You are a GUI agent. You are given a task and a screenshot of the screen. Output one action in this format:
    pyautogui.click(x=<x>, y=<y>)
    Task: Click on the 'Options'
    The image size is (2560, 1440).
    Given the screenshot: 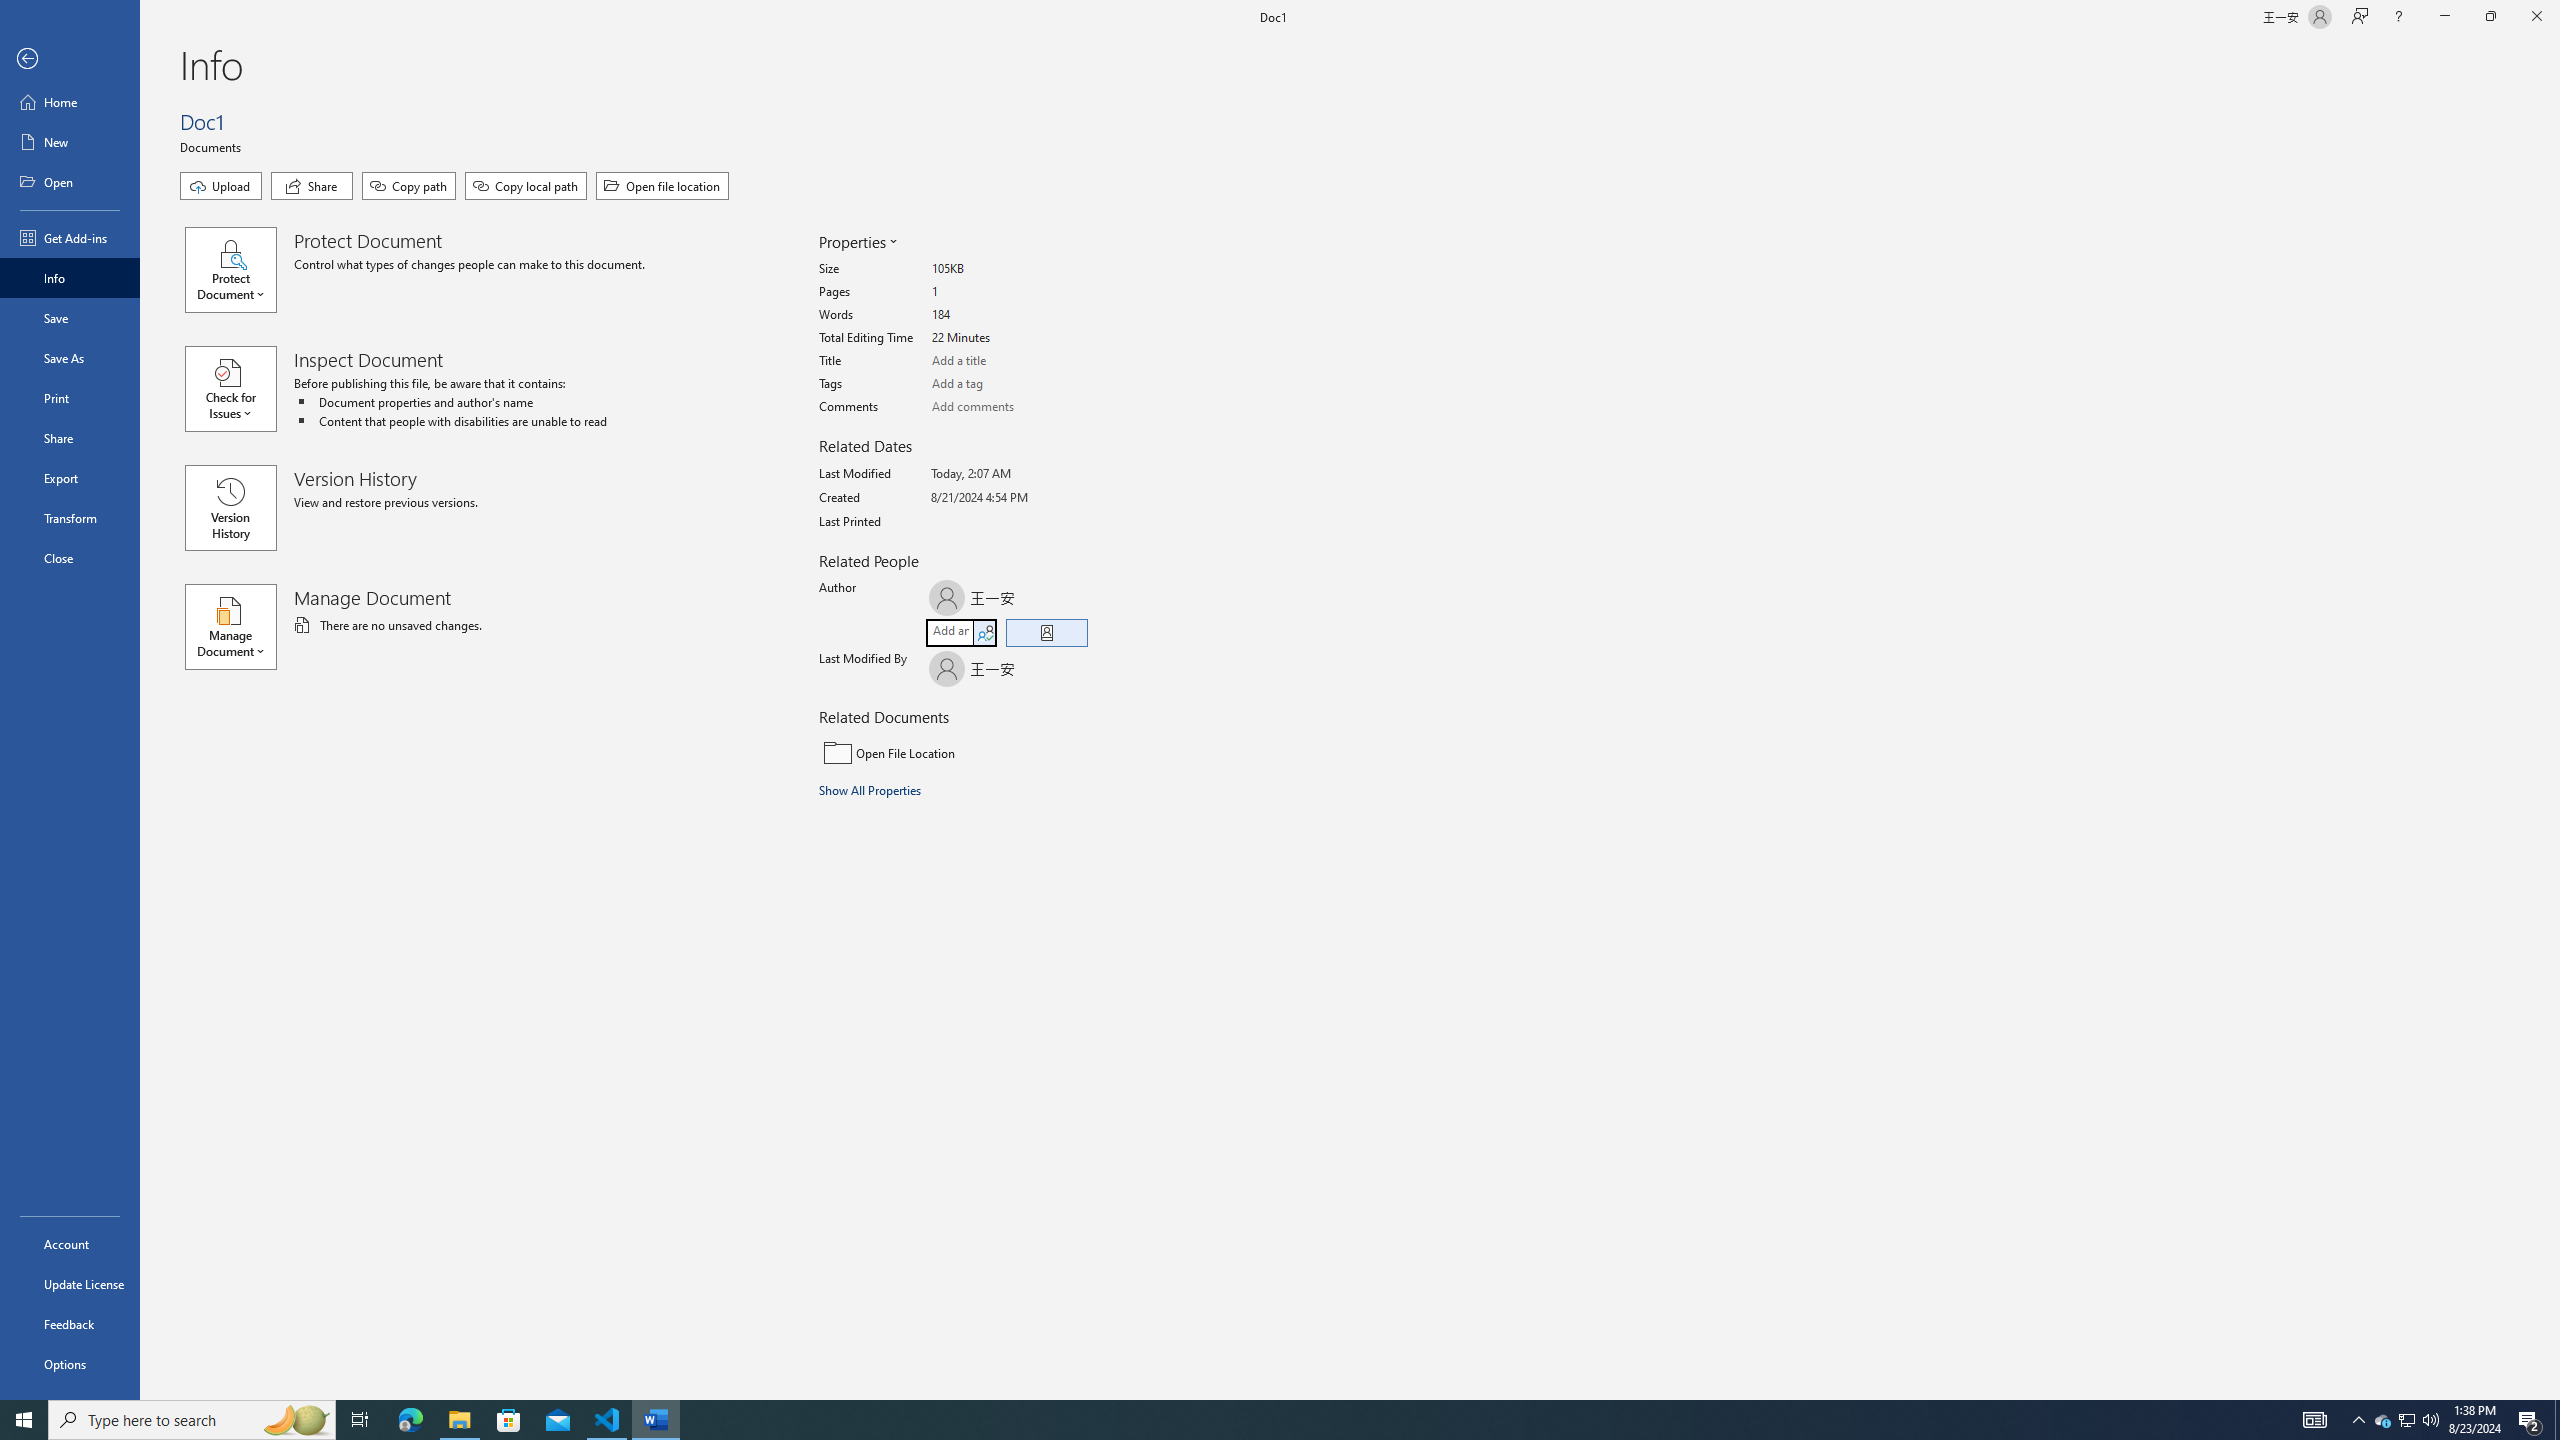 What is the action you would take?
    pyautogui.click(x=69, y=1363)
    